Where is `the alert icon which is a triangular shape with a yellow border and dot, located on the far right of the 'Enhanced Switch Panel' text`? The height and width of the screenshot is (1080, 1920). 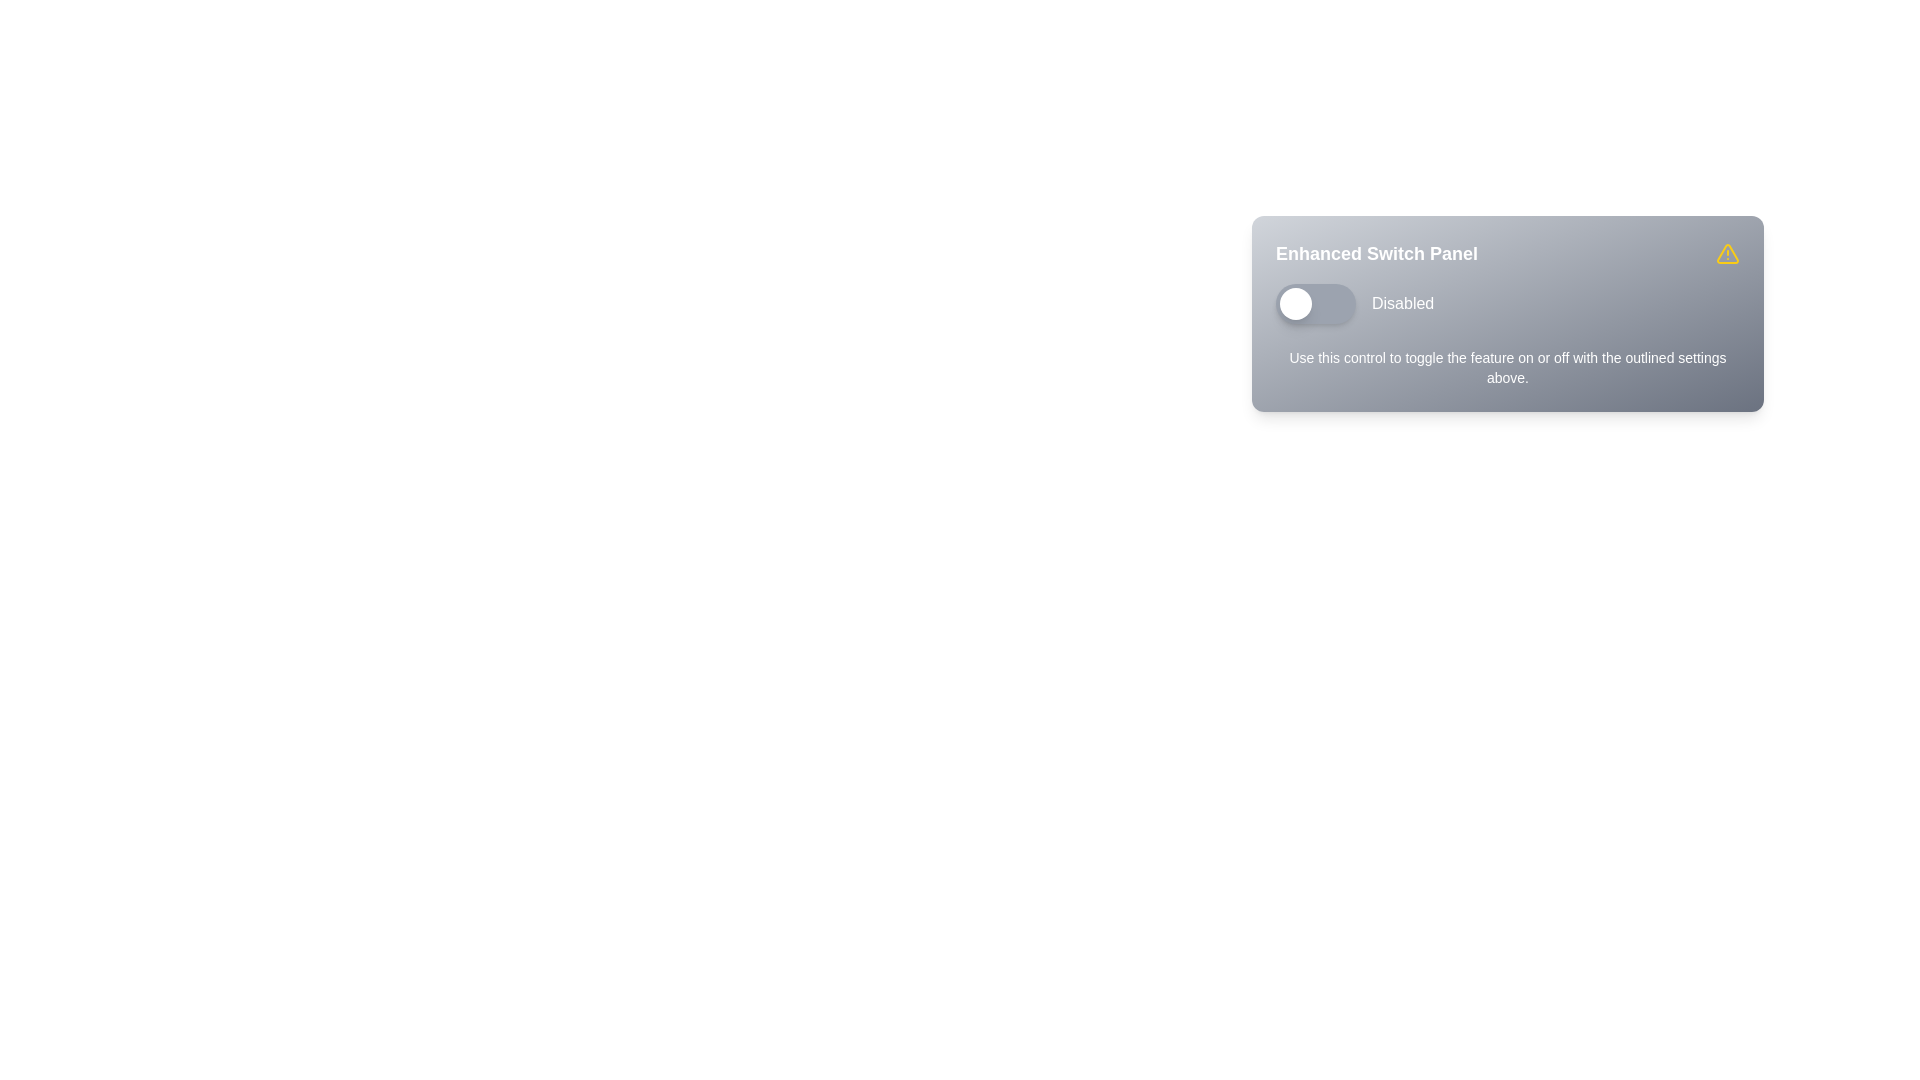 the alert icon which is a triangular shape with a yellow border and dot, located on the far right of the 'Enhanced Switch Panel' text is located at coordinates (1727, 253).